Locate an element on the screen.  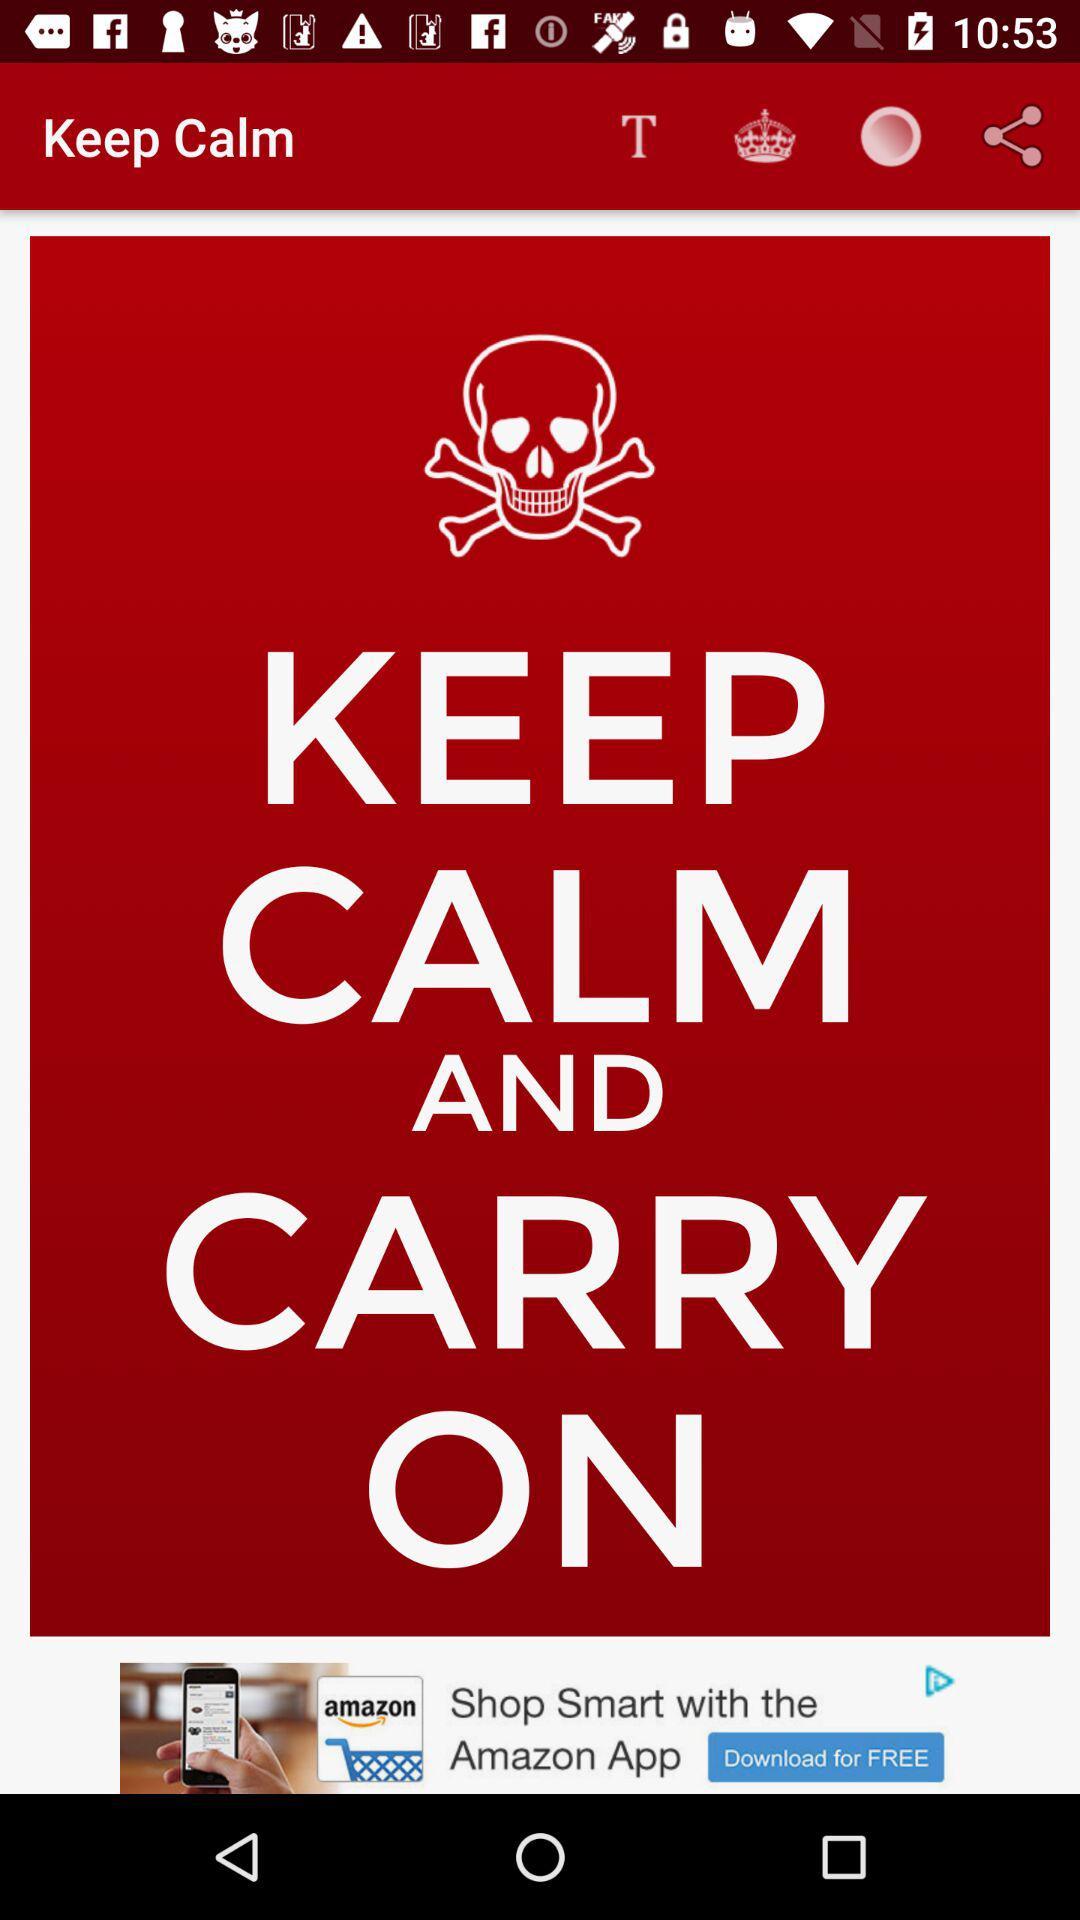
amazon app download page is located at coordinates (540, 1727).